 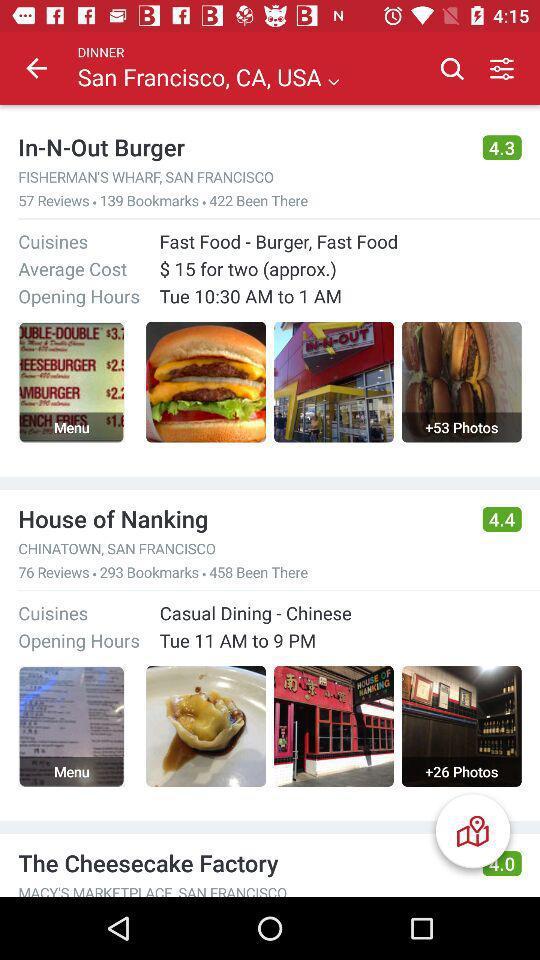 What do you see at coordinates (241, 548) in the screenshot?
I see `the chinatown, san francisco` at bounding box center [241, 548].